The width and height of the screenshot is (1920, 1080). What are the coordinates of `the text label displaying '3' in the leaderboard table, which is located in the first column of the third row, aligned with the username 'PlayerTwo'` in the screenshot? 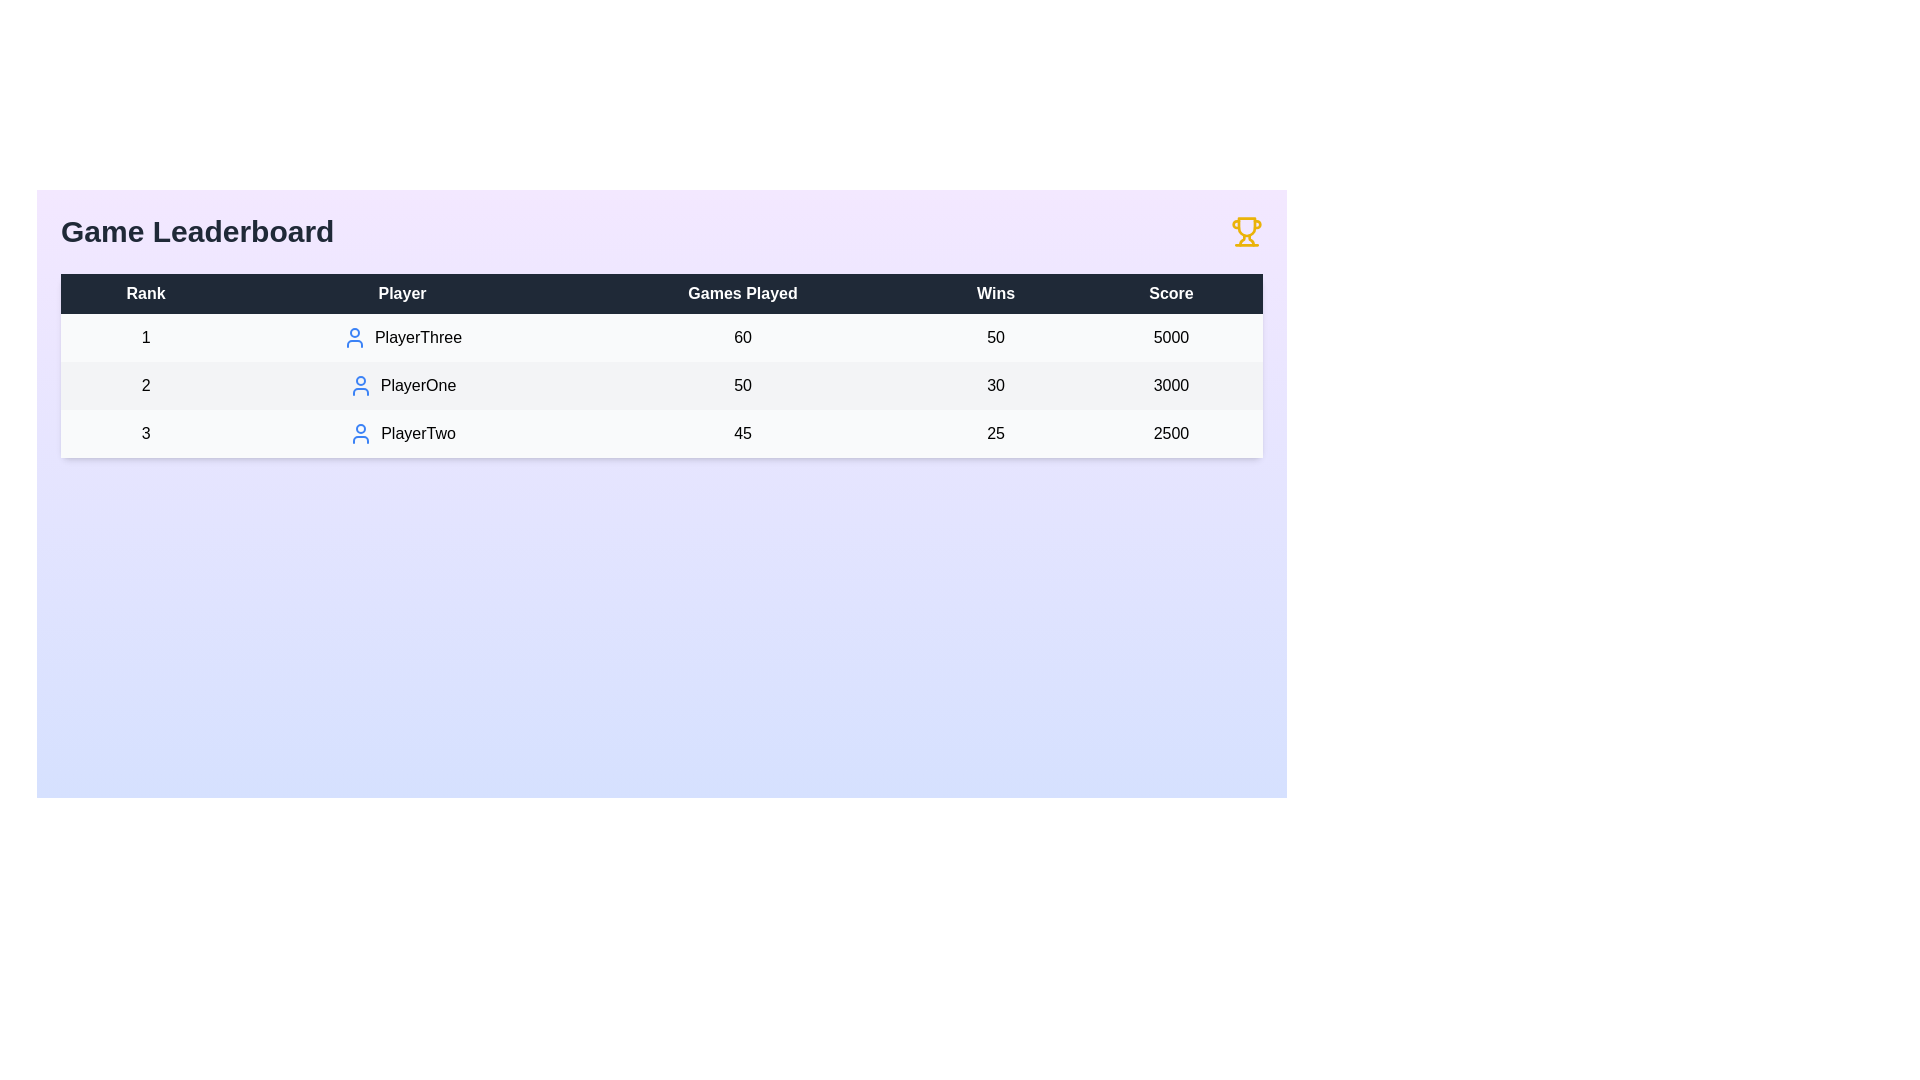 It's located at (145, 433).